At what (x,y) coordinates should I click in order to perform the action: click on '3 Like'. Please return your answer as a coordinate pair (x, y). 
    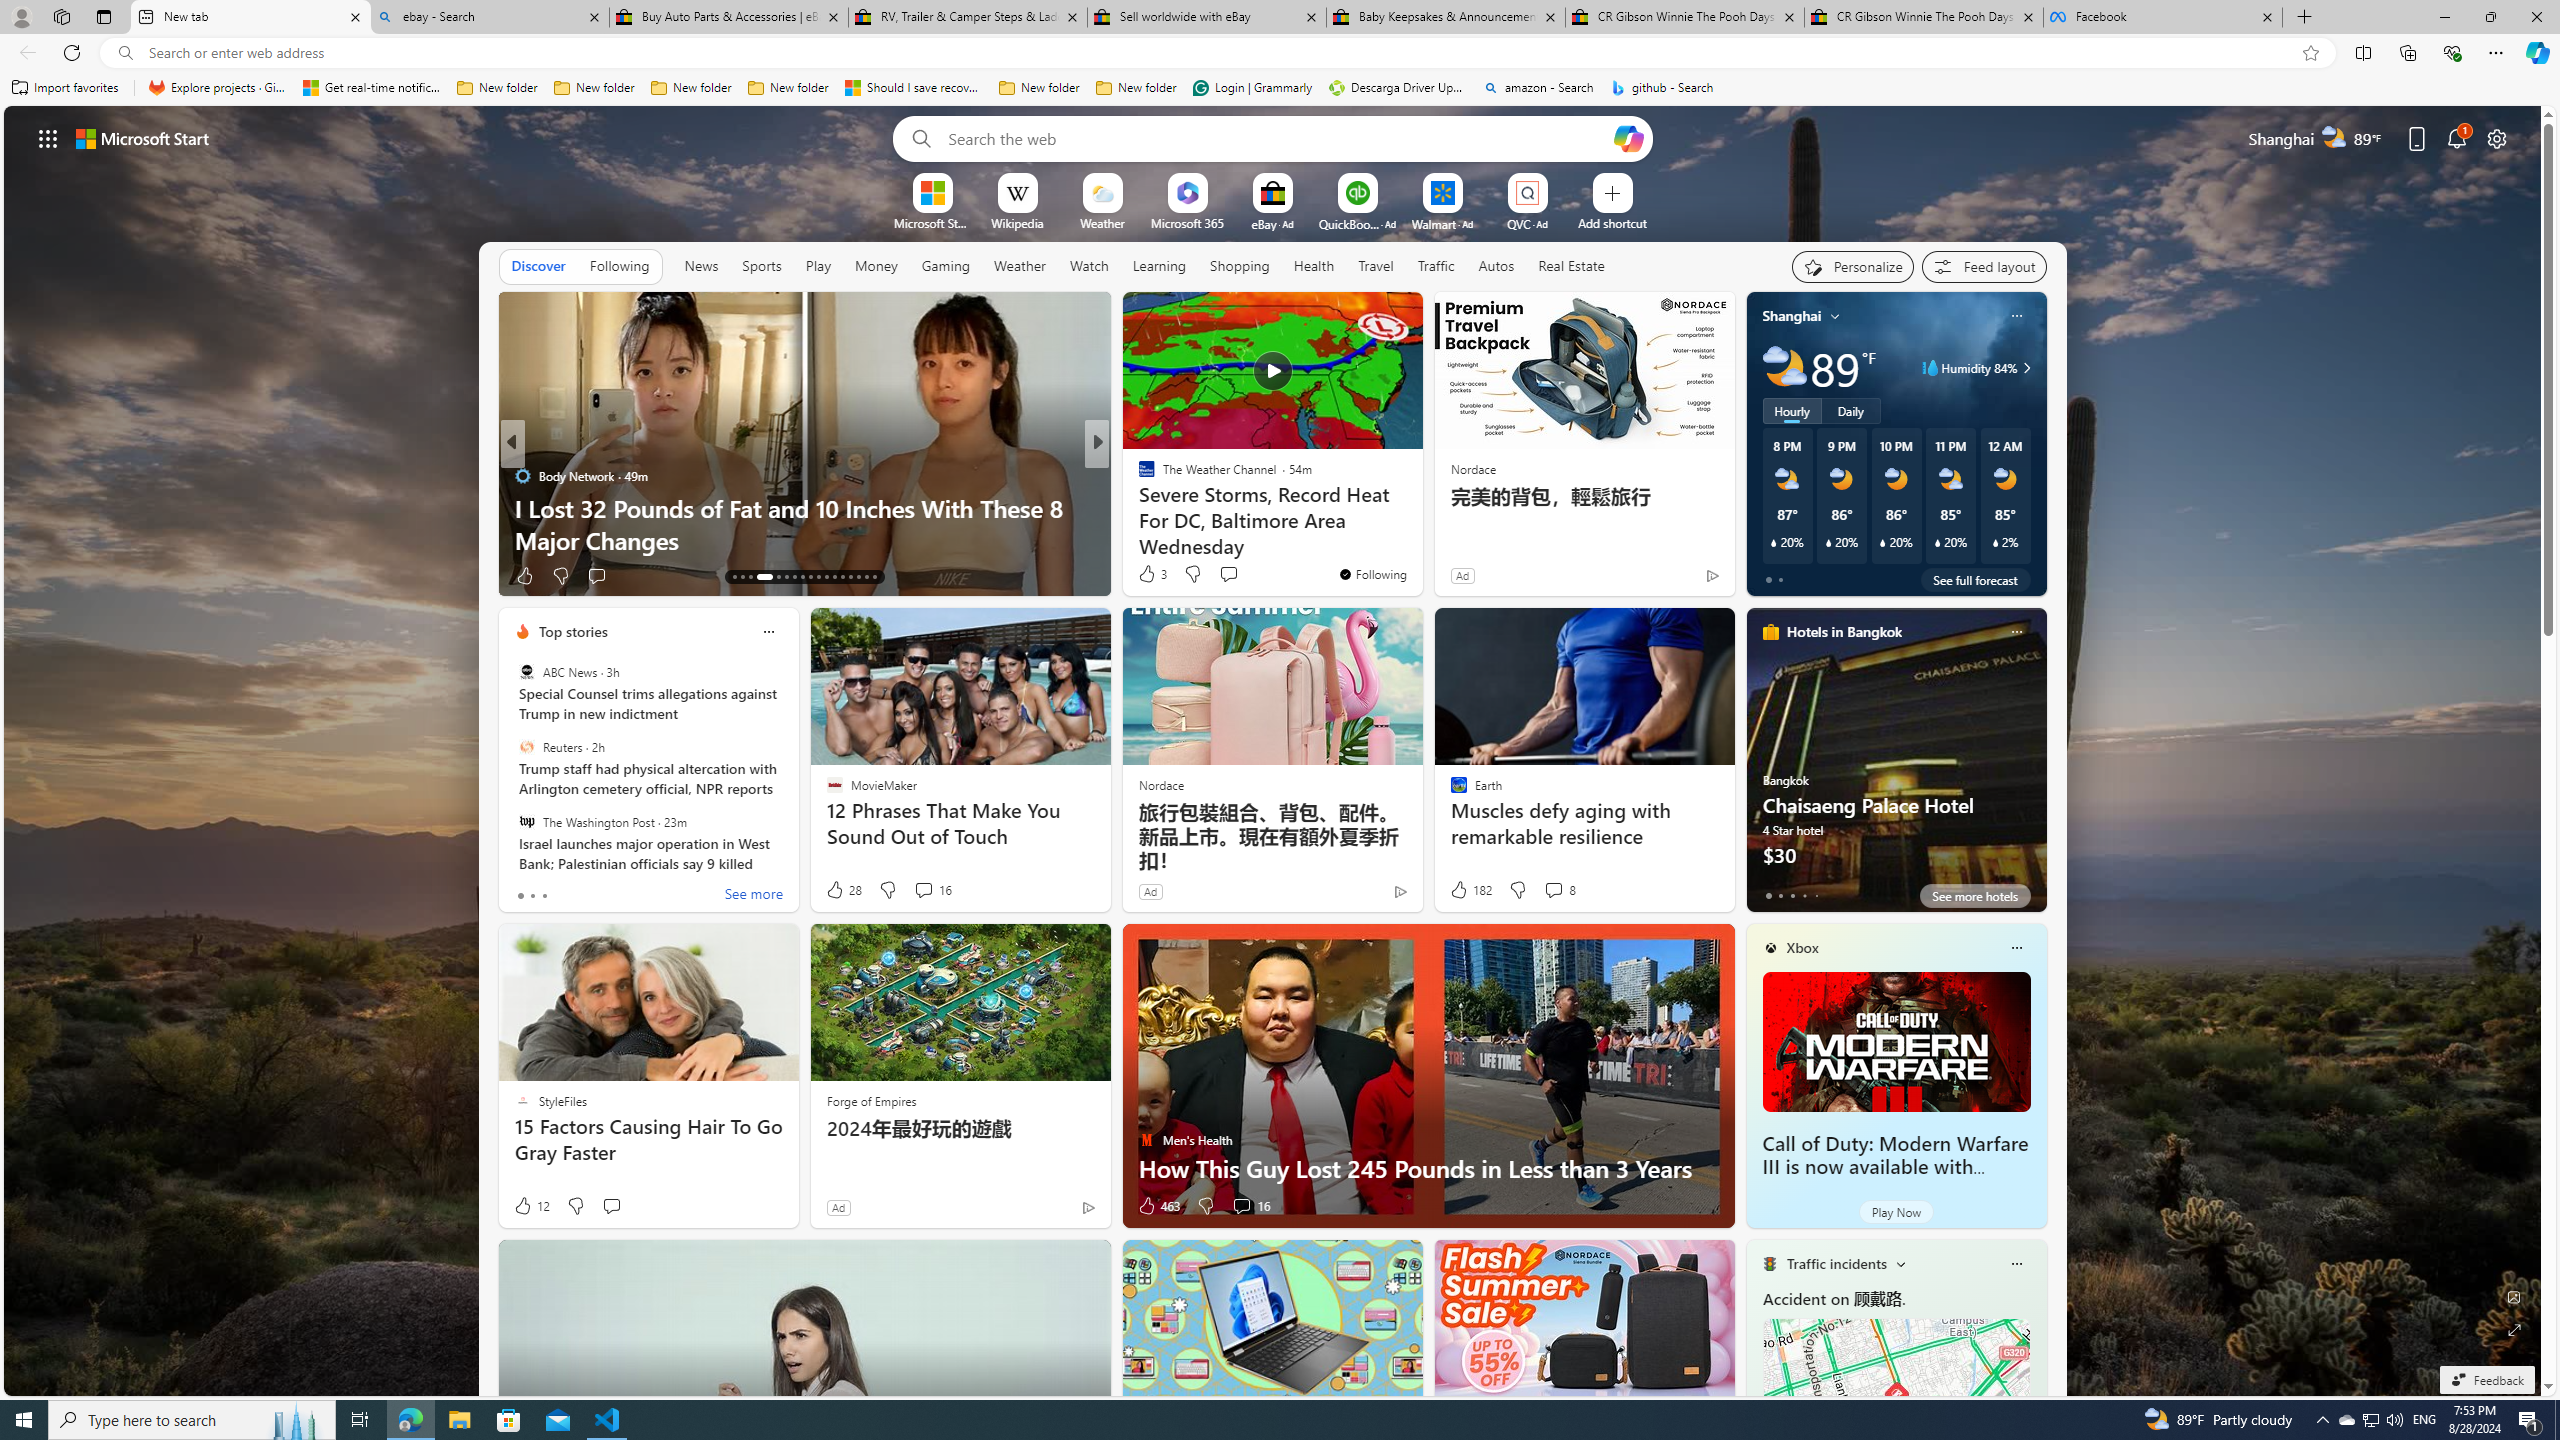
    Looking at the image, I should click on (1151, 572).